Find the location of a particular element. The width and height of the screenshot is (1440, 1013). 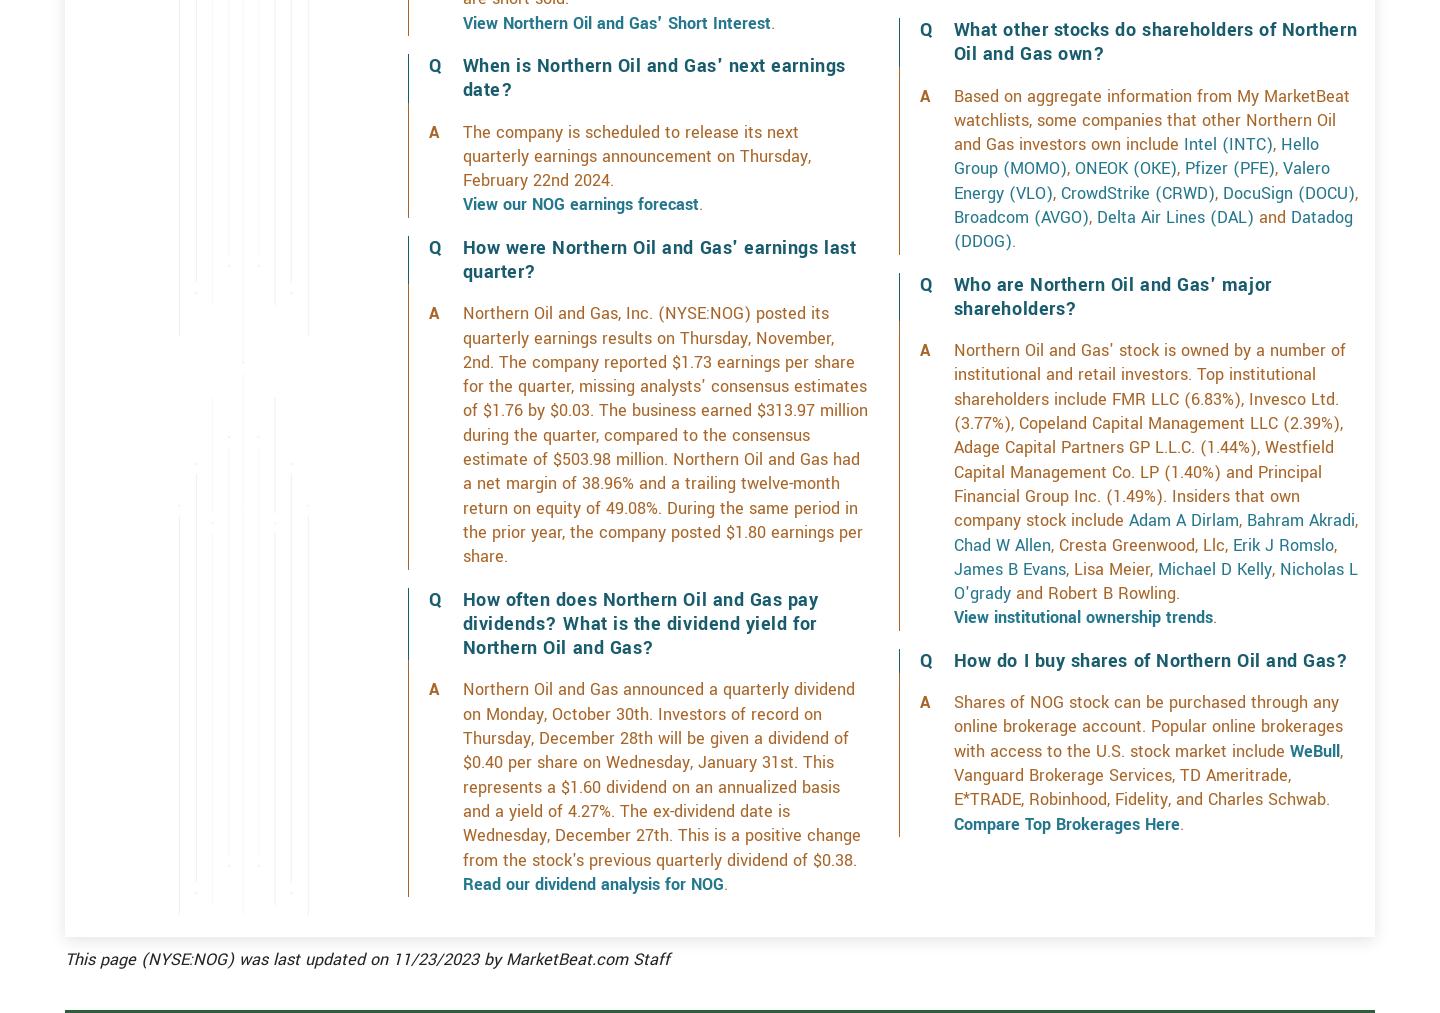

'Erik J Romslo' is located at coordinates (1231, 615).